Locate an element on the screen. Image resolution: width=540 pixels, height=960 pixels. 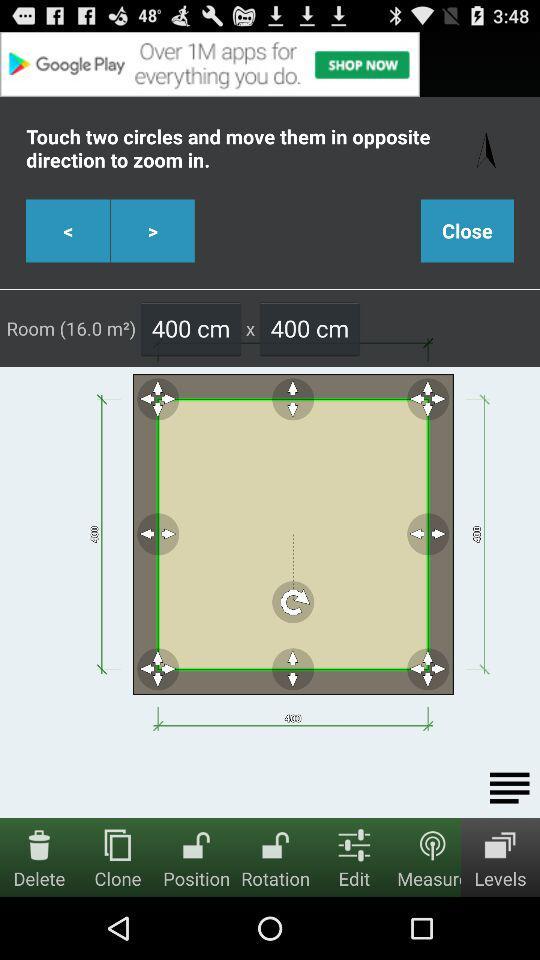
the left scroll is located at coordinates (67, 231).